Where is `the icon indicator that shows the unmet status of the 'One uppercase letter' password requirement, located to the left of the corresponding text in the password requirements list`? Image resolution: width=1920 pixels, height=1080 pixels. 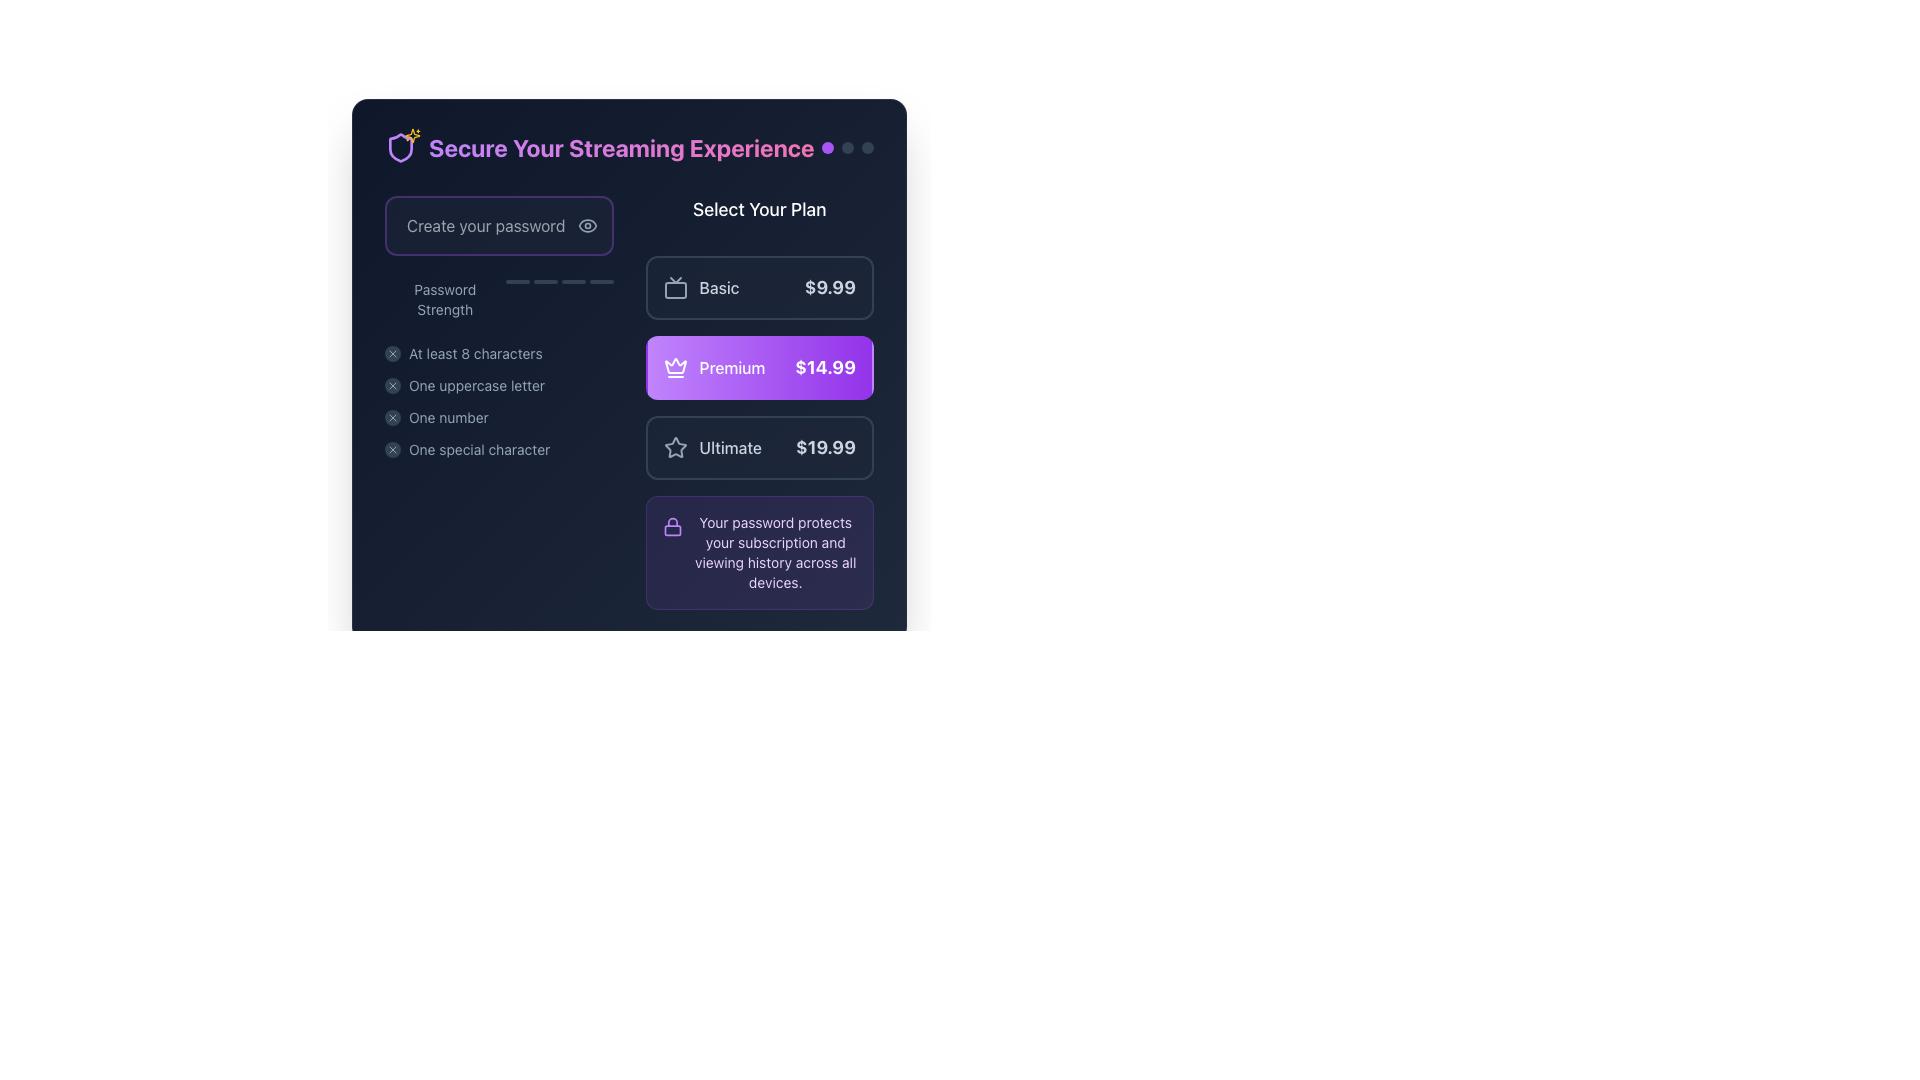
the icon indicator that shows the unmet status of the 'One uppercase letter' password requirement, located to the left of the corresponding text in the password requirements list is located at coordinates (393, 385).